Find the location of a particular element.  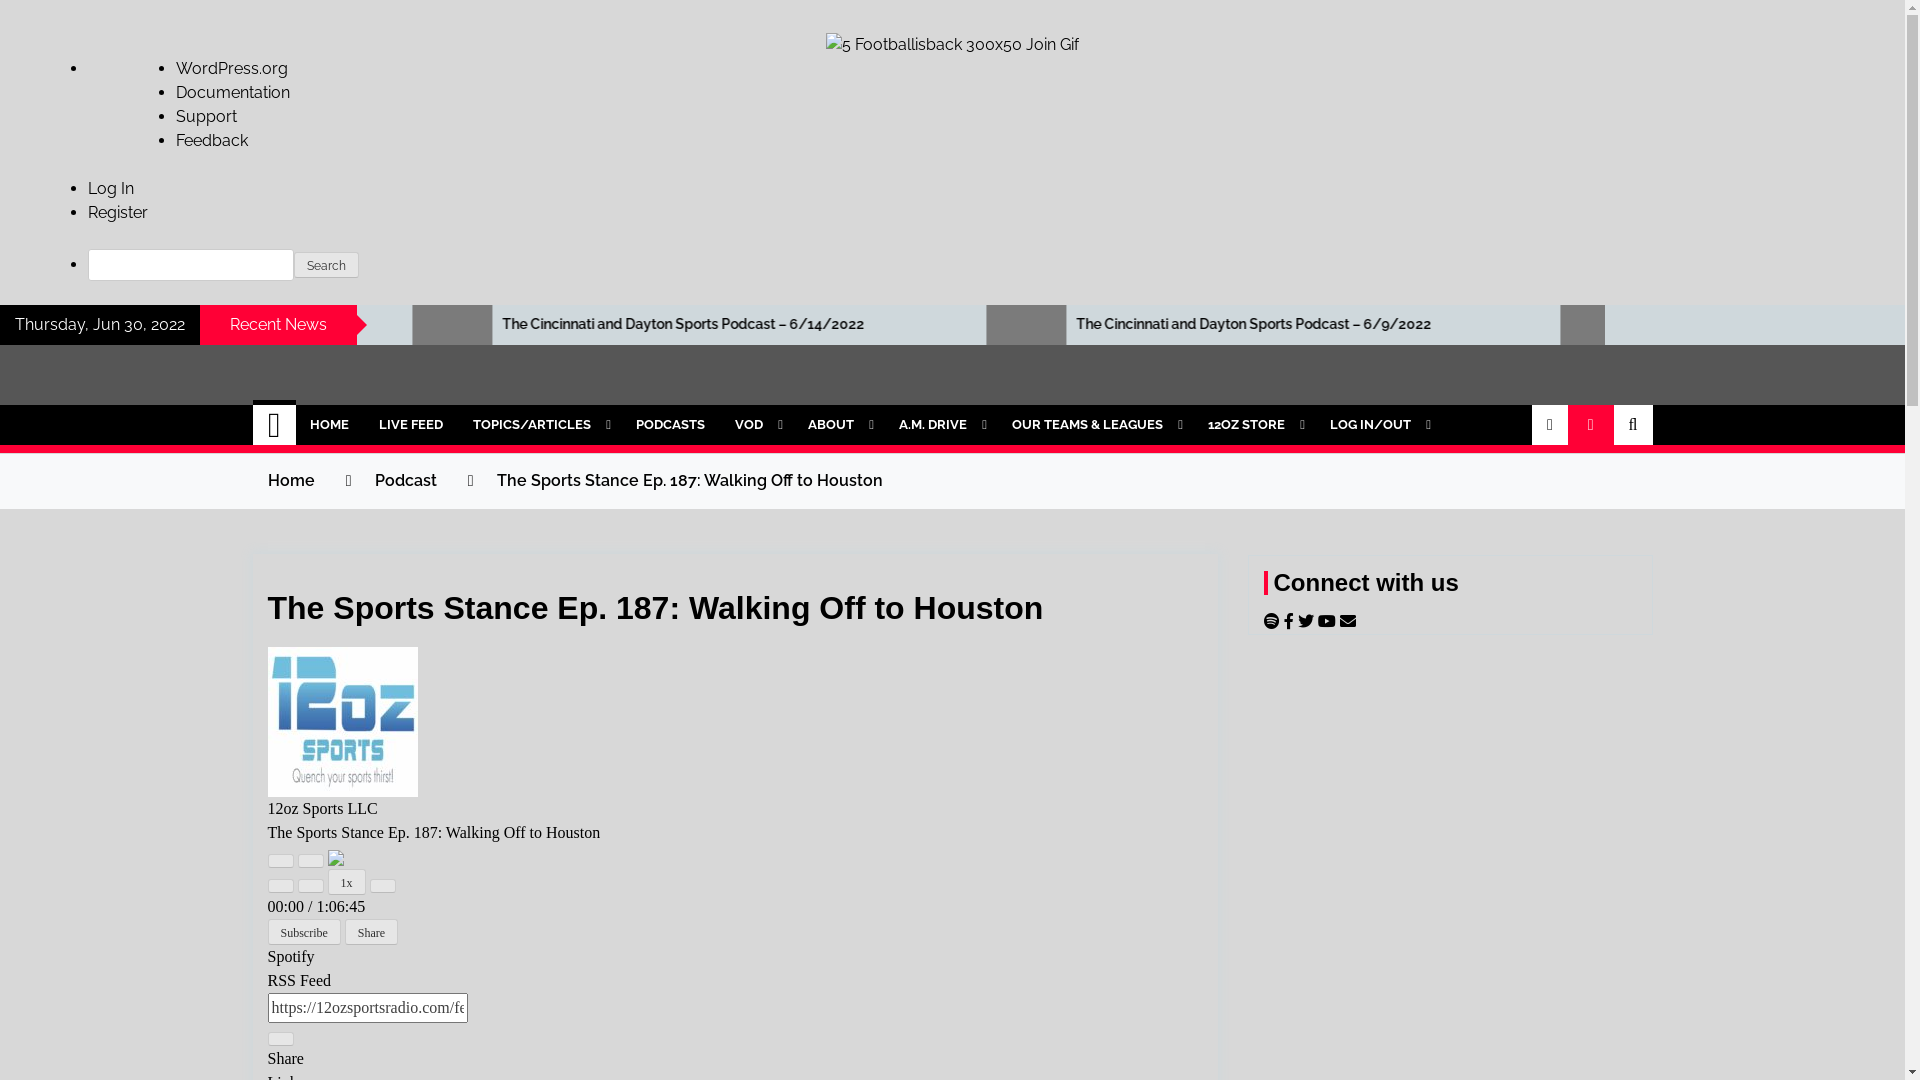

'A.M. DRIVE' is located at coordinates (939, 423).